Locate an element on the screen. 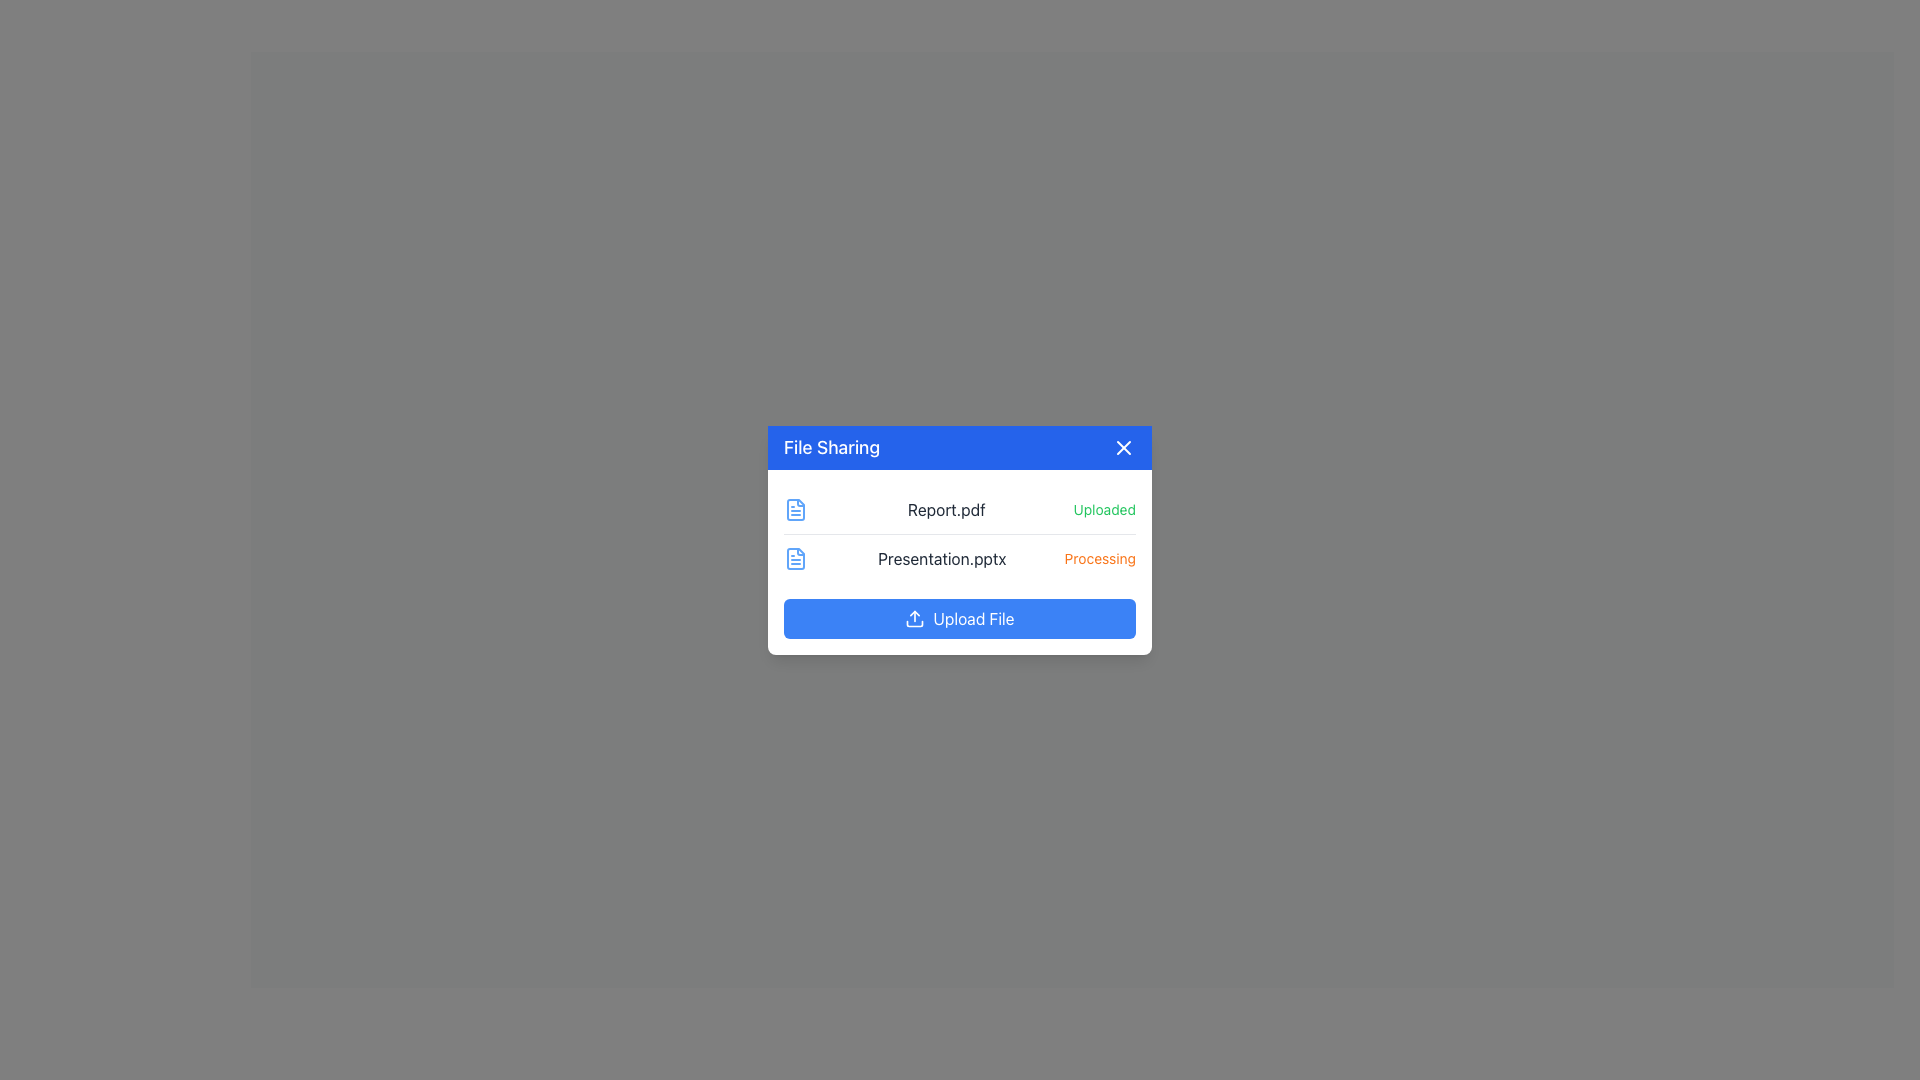  the 'X' icon button in the top-right corner of the blue header bar labeled 'File Sharing' is located at coordinates (1123, 446).